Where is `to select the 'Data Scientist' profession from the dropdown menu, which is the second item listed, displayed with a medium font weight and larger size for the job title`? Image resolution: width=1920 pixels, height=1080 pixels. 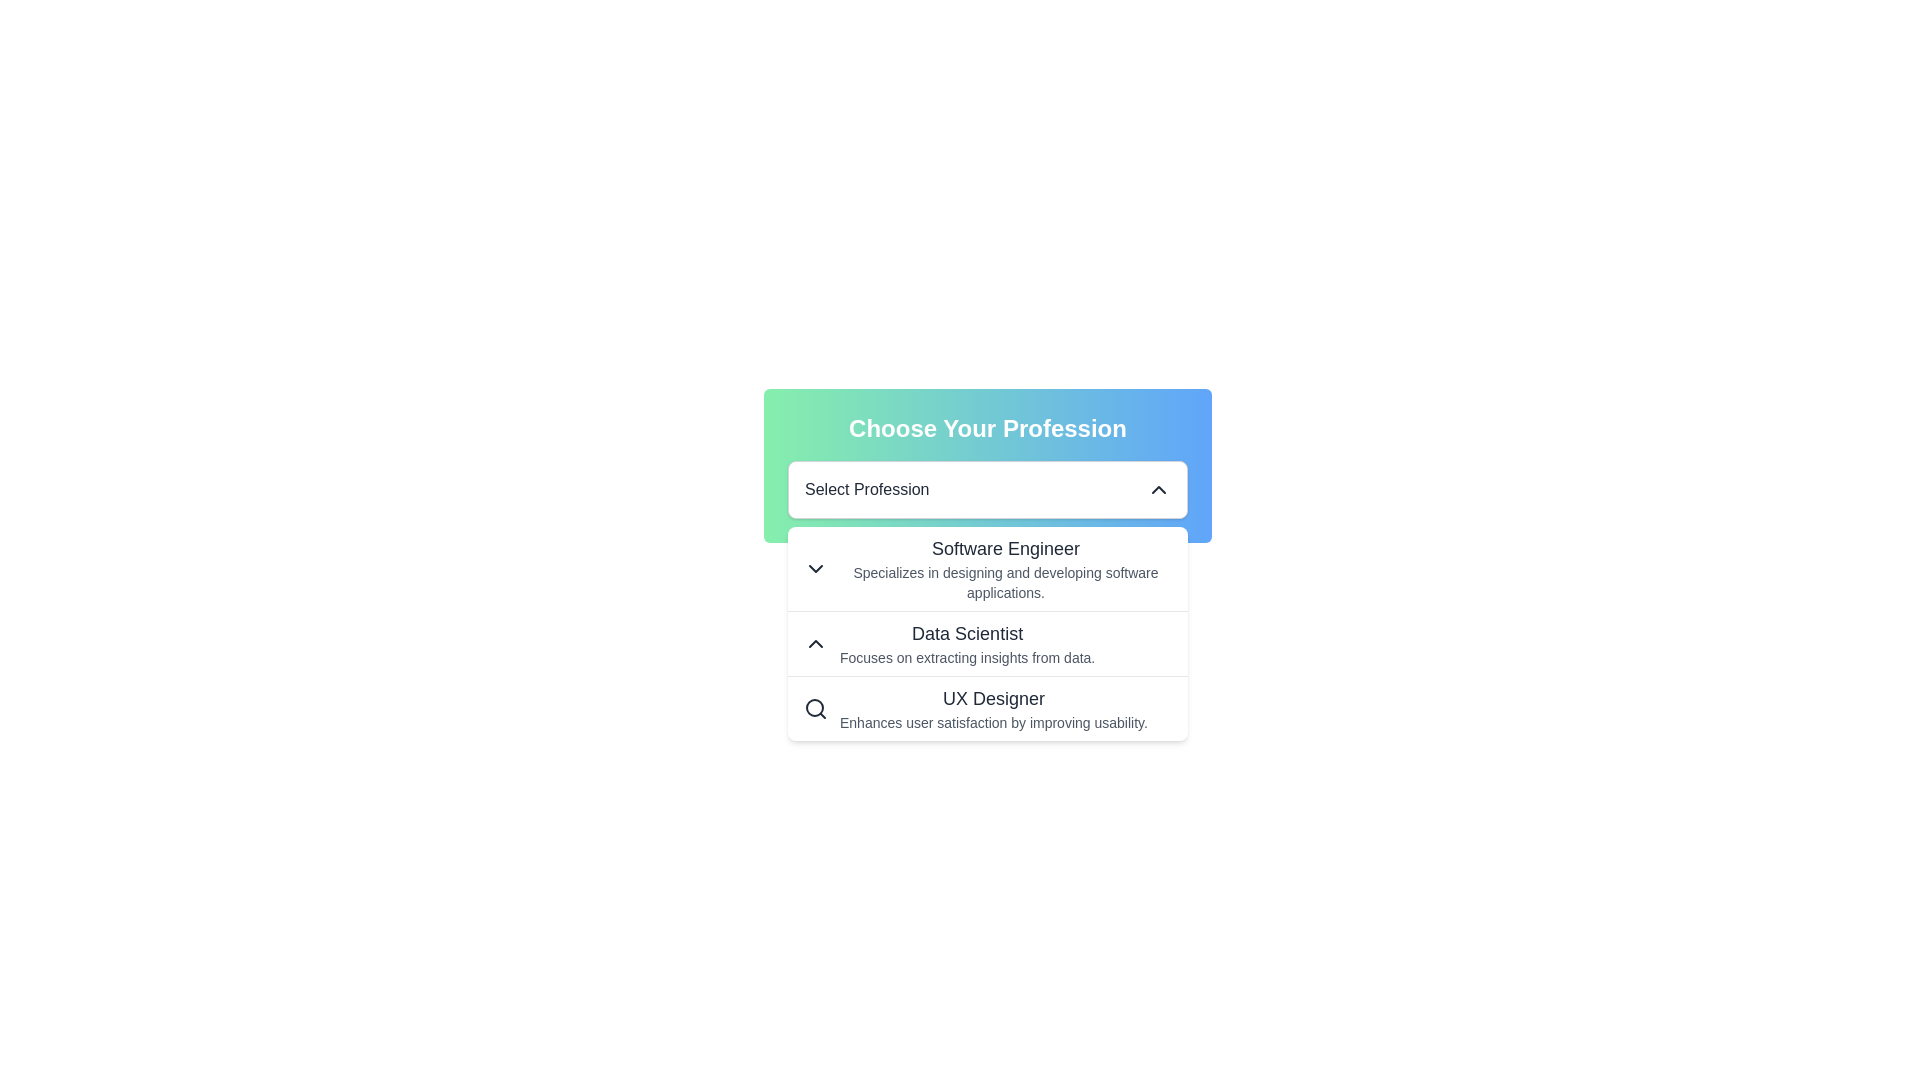 to select the 'Data Scientist' profession from the dropdown menu, which is the second item listed, displayed with a medium font weight and larger size for the job title is located at coordinates (967, 644).